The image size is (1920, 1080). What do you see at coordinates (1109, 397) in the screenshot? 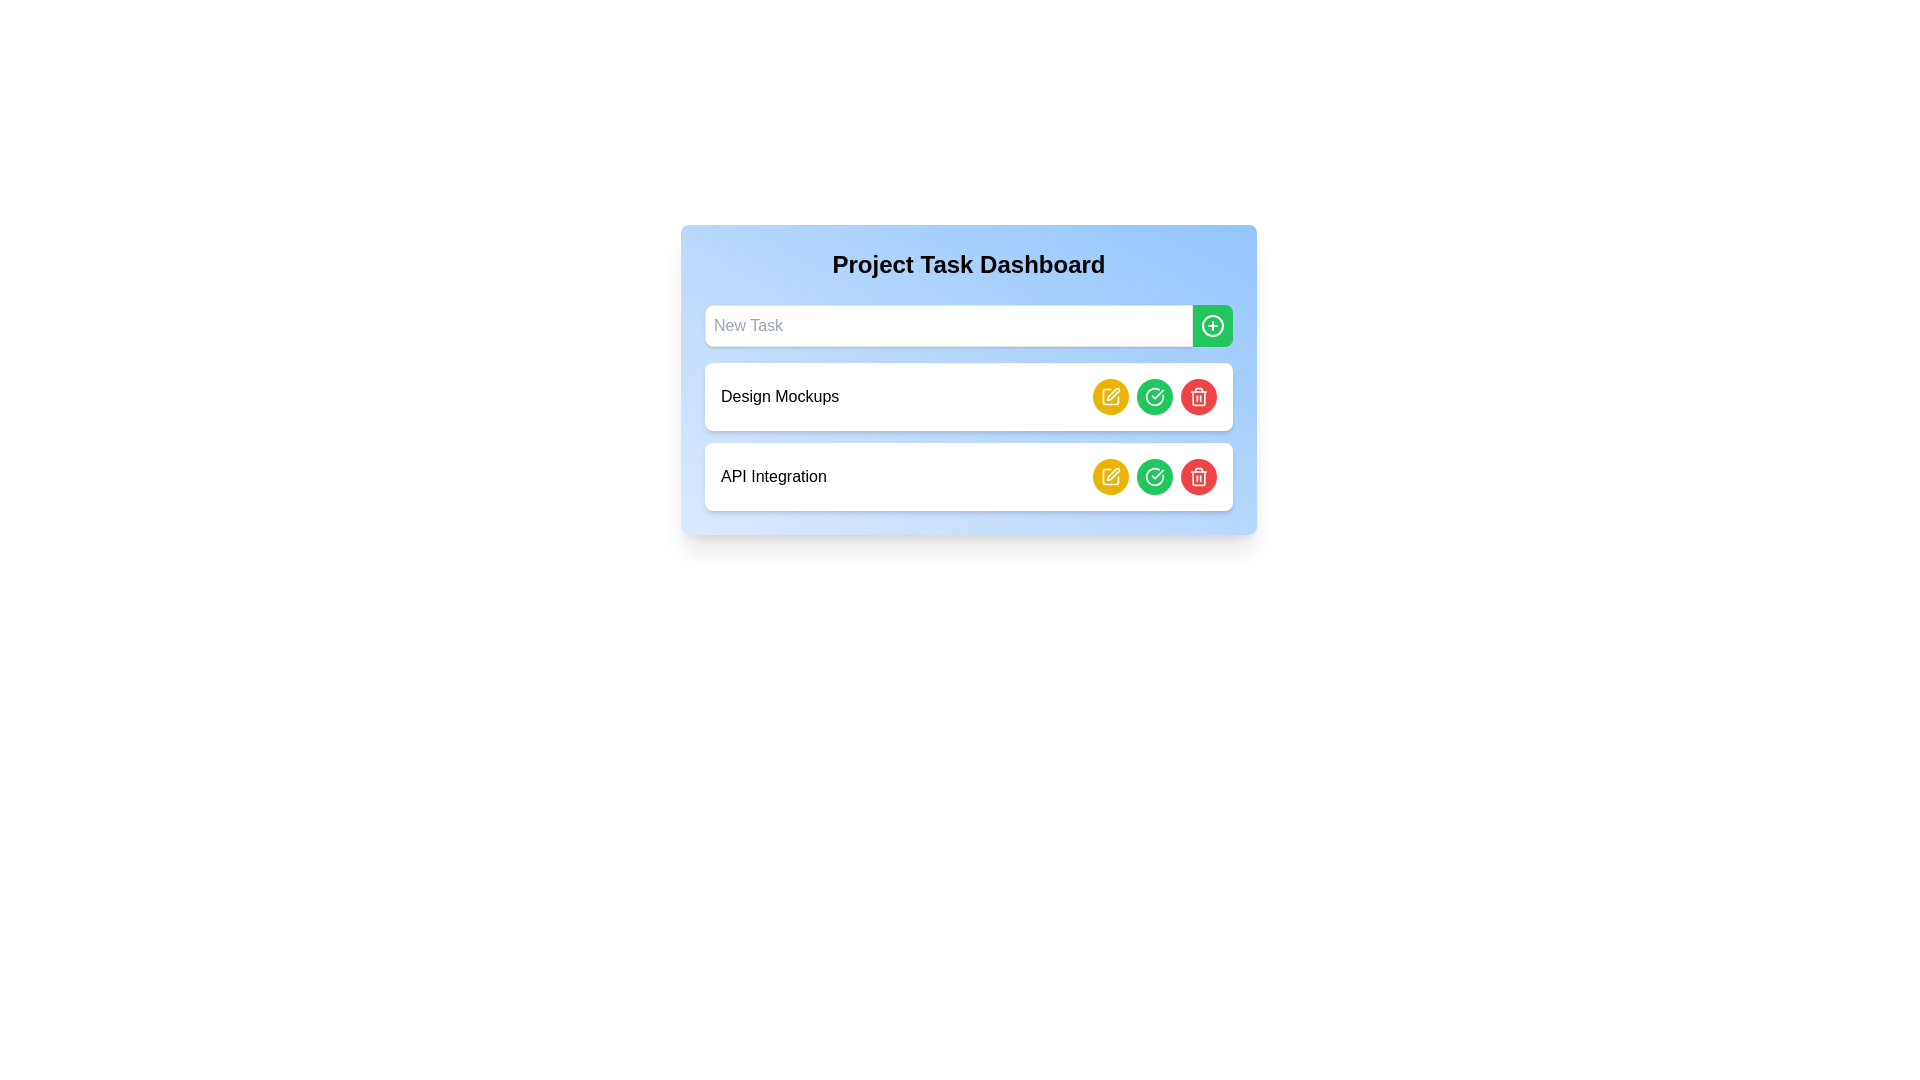
I see `the small square pen-shaped icon with a yellow background and a white outline located in the second row of the task list associated with the task 'Design Mockups'` at bounding box center [1109, 397].